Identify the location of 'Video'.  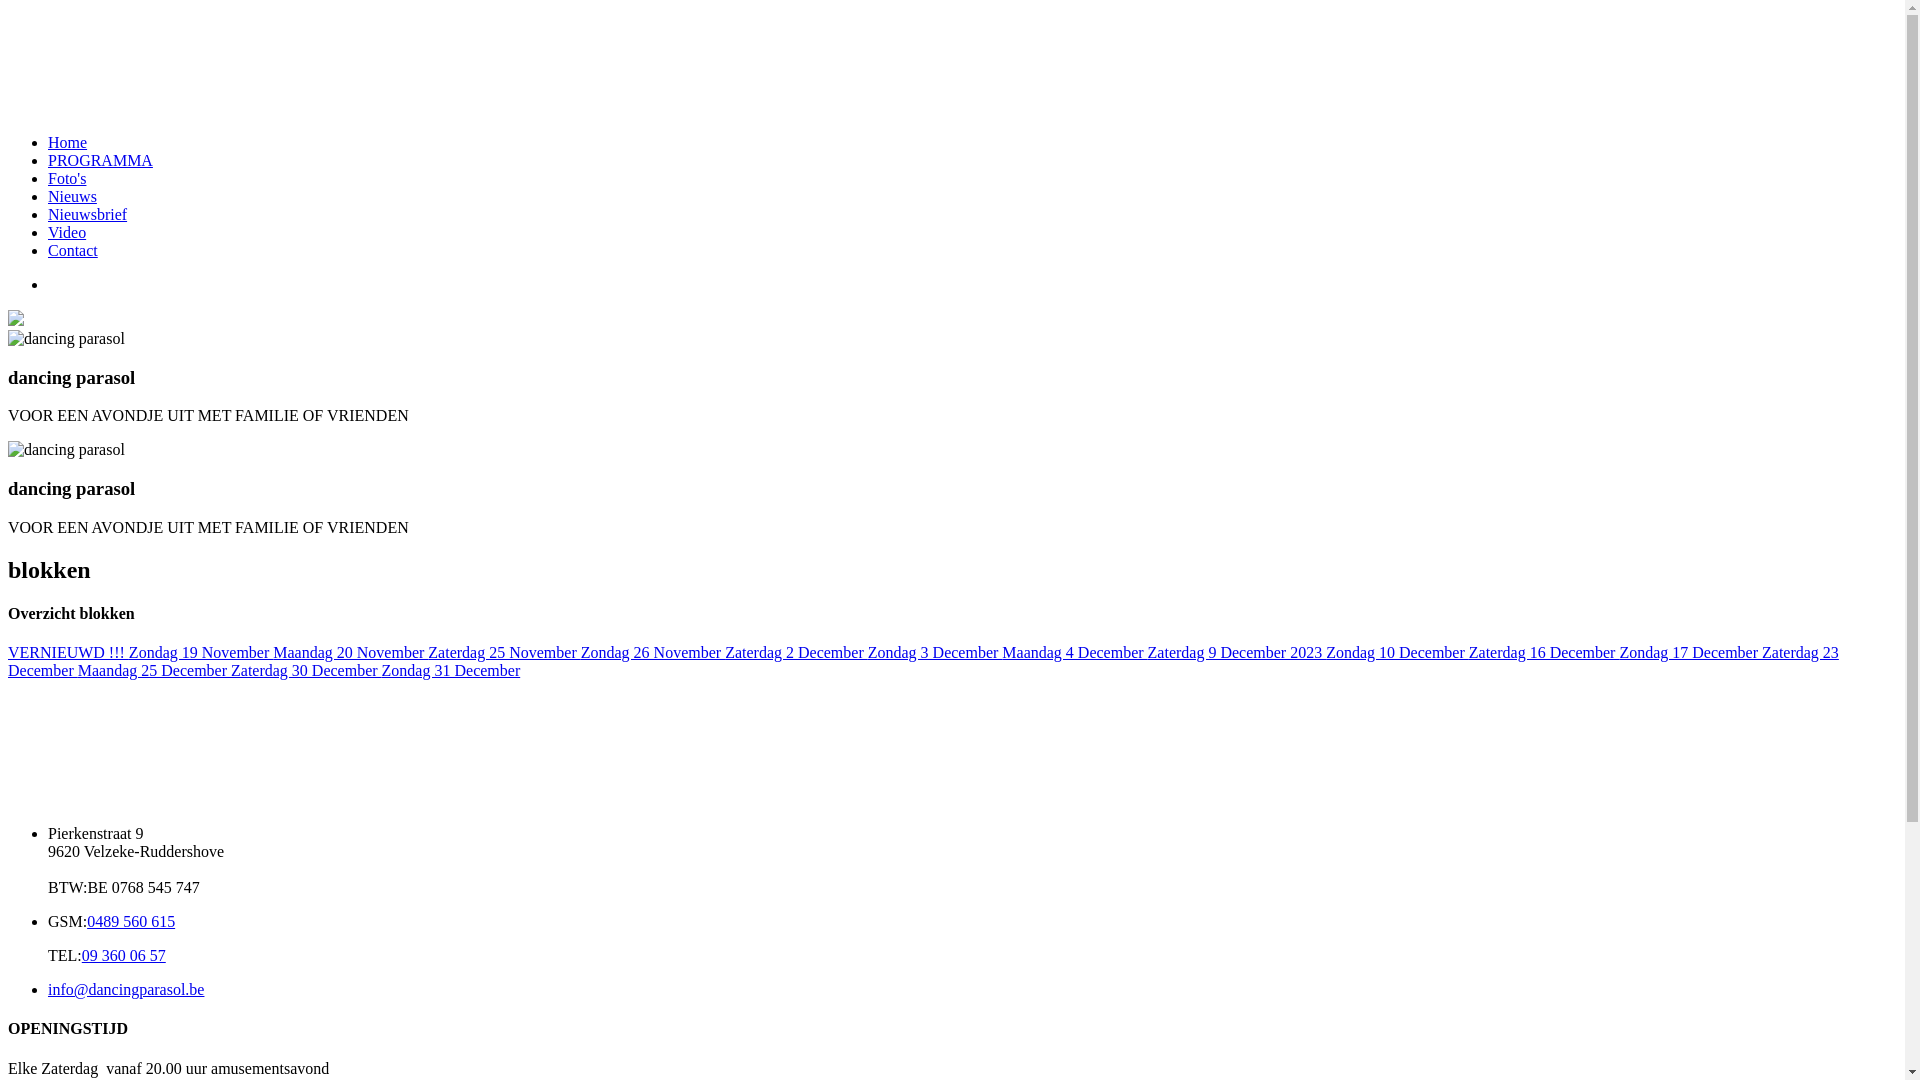
(67, 231).